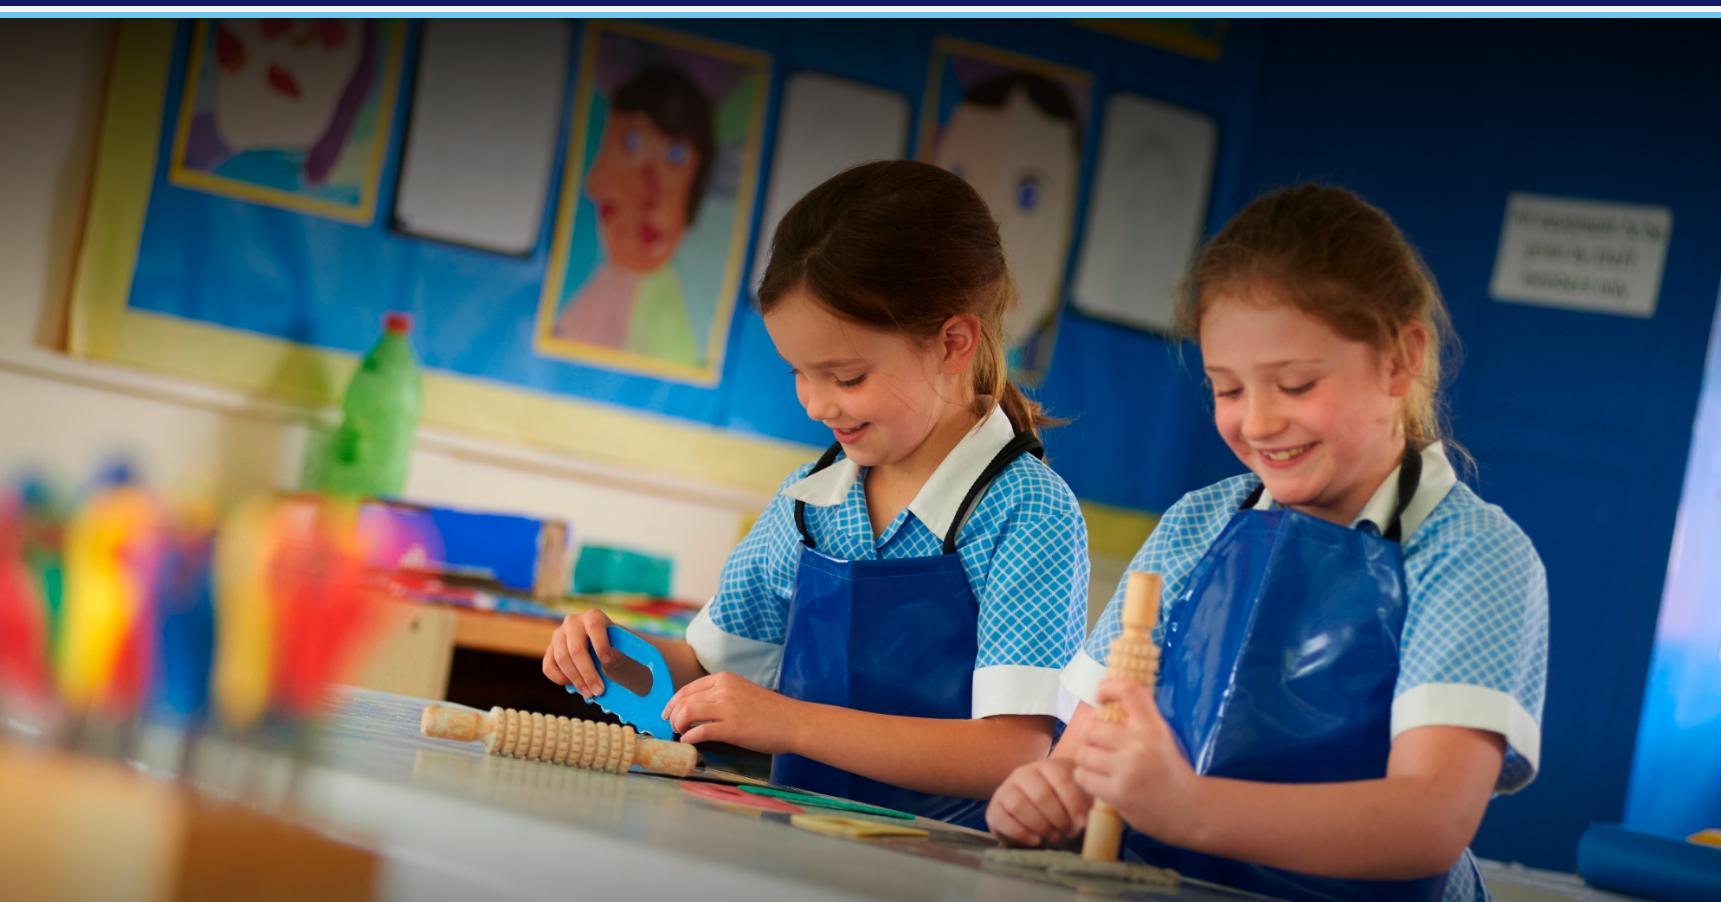 Image resolution: width=1721 pixels, height=902 pixels. Describe the element at coordinates (859, 211) in the screenshot. I see `'St Peter's School'` at that location.